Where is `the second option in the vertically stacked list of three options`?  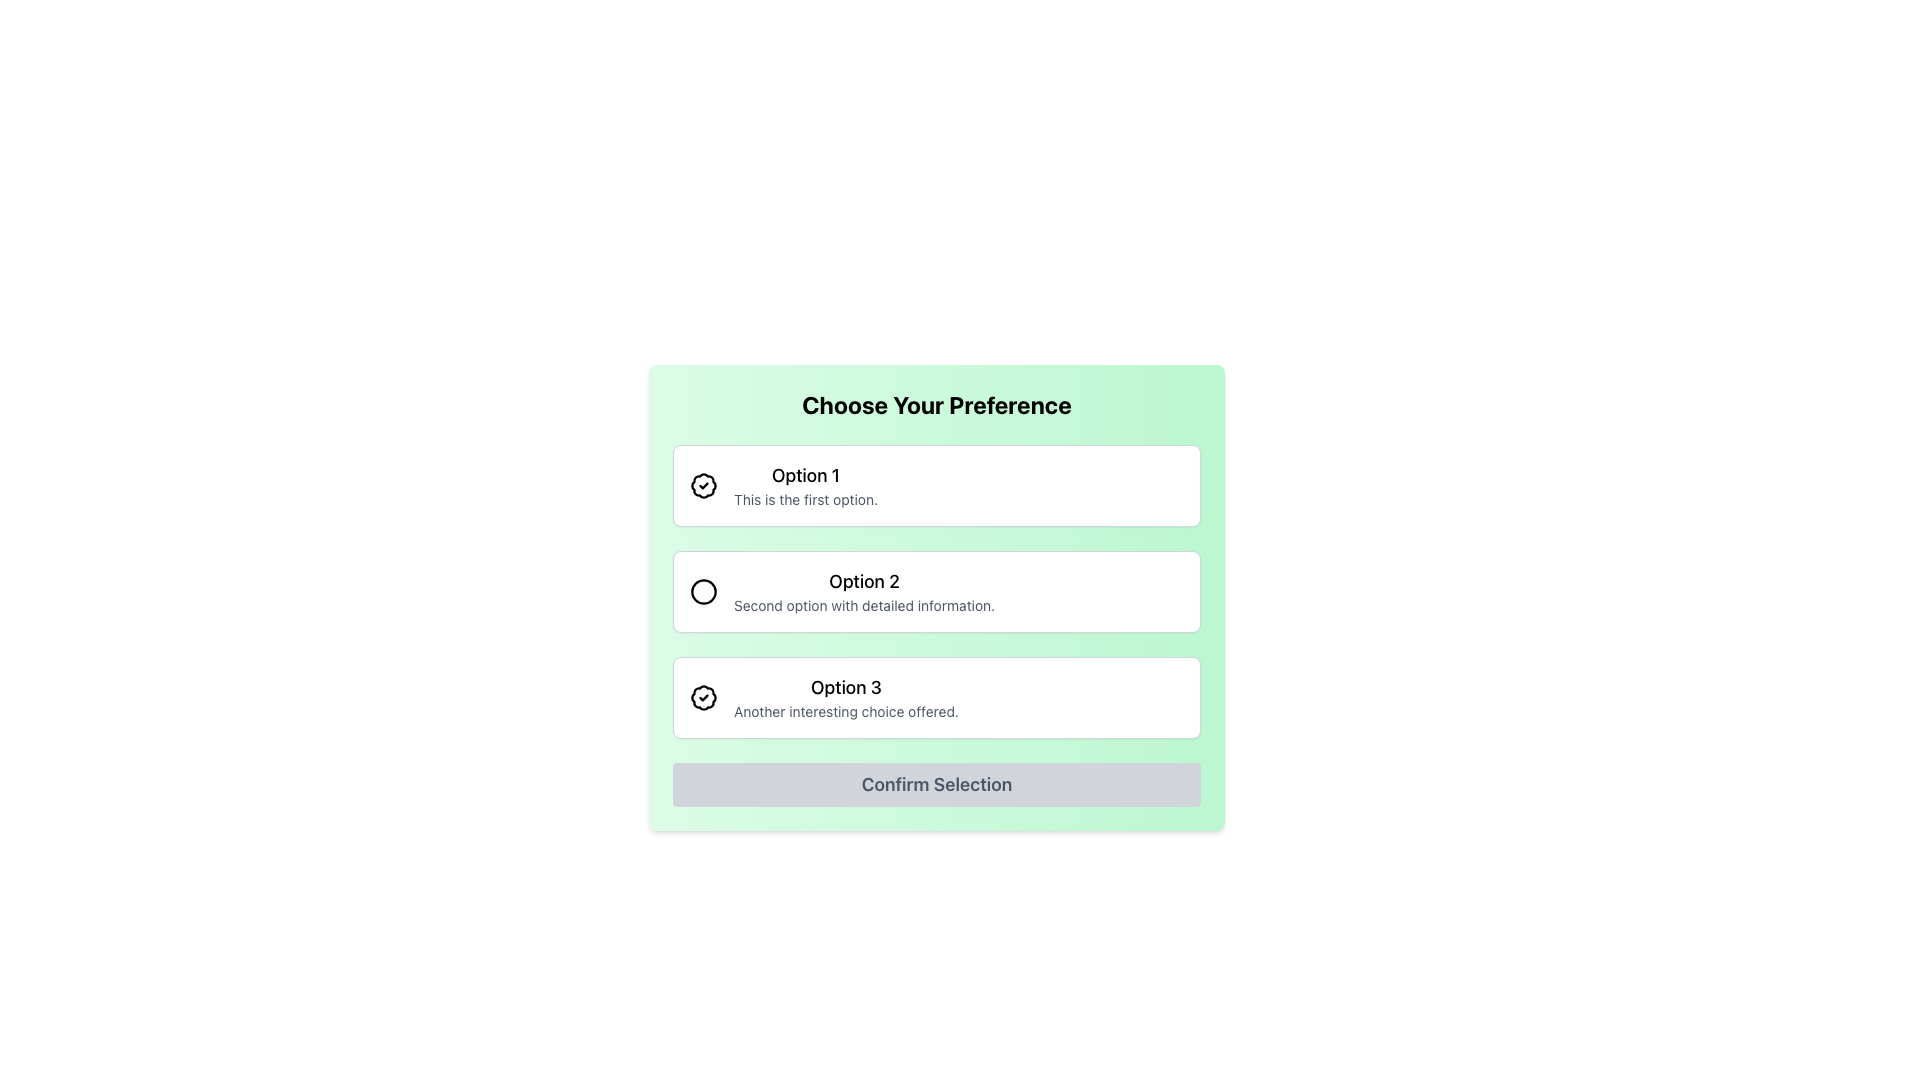 the second option in the vertically stacked list of three options is located at coordinates (935, 590).